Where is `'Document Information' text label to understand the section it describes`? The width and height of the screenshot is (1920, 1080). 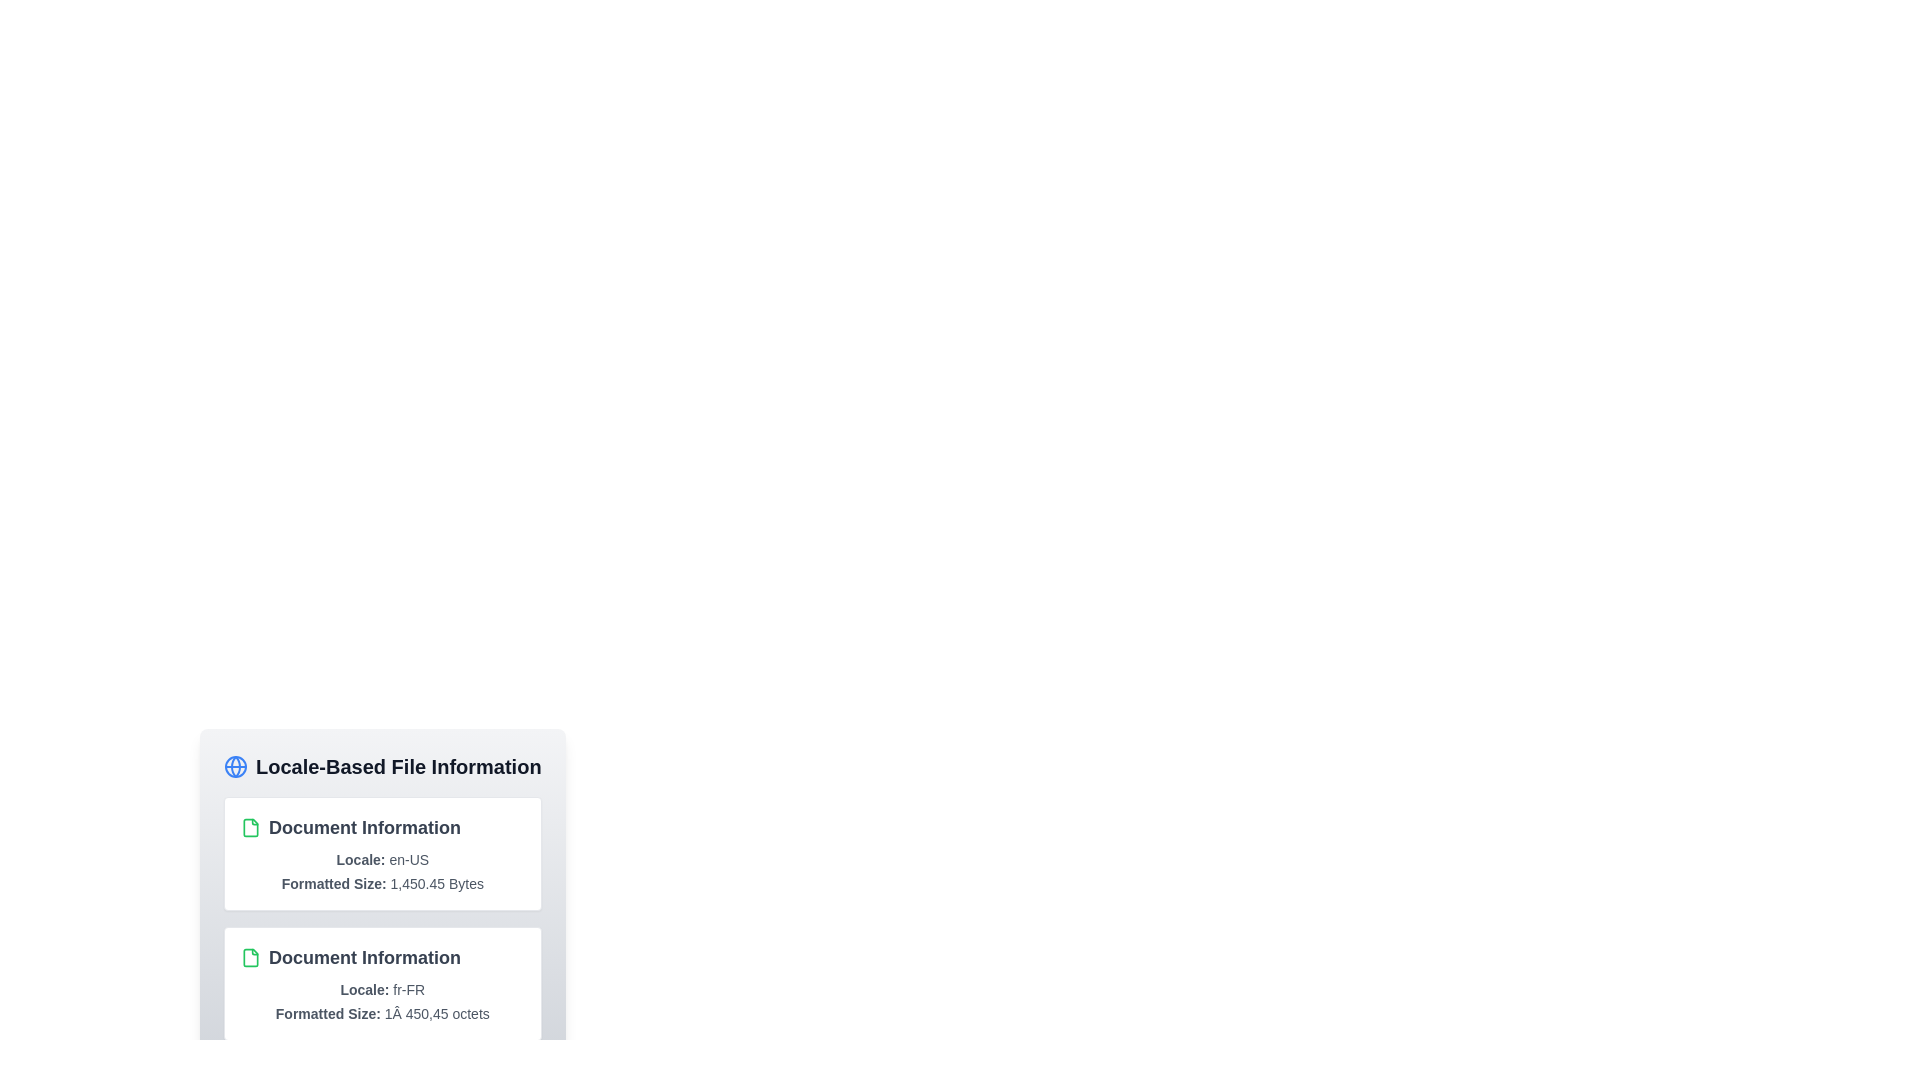 'Document Information' text label to understand the section it describes is located at coordinates (382, 828).